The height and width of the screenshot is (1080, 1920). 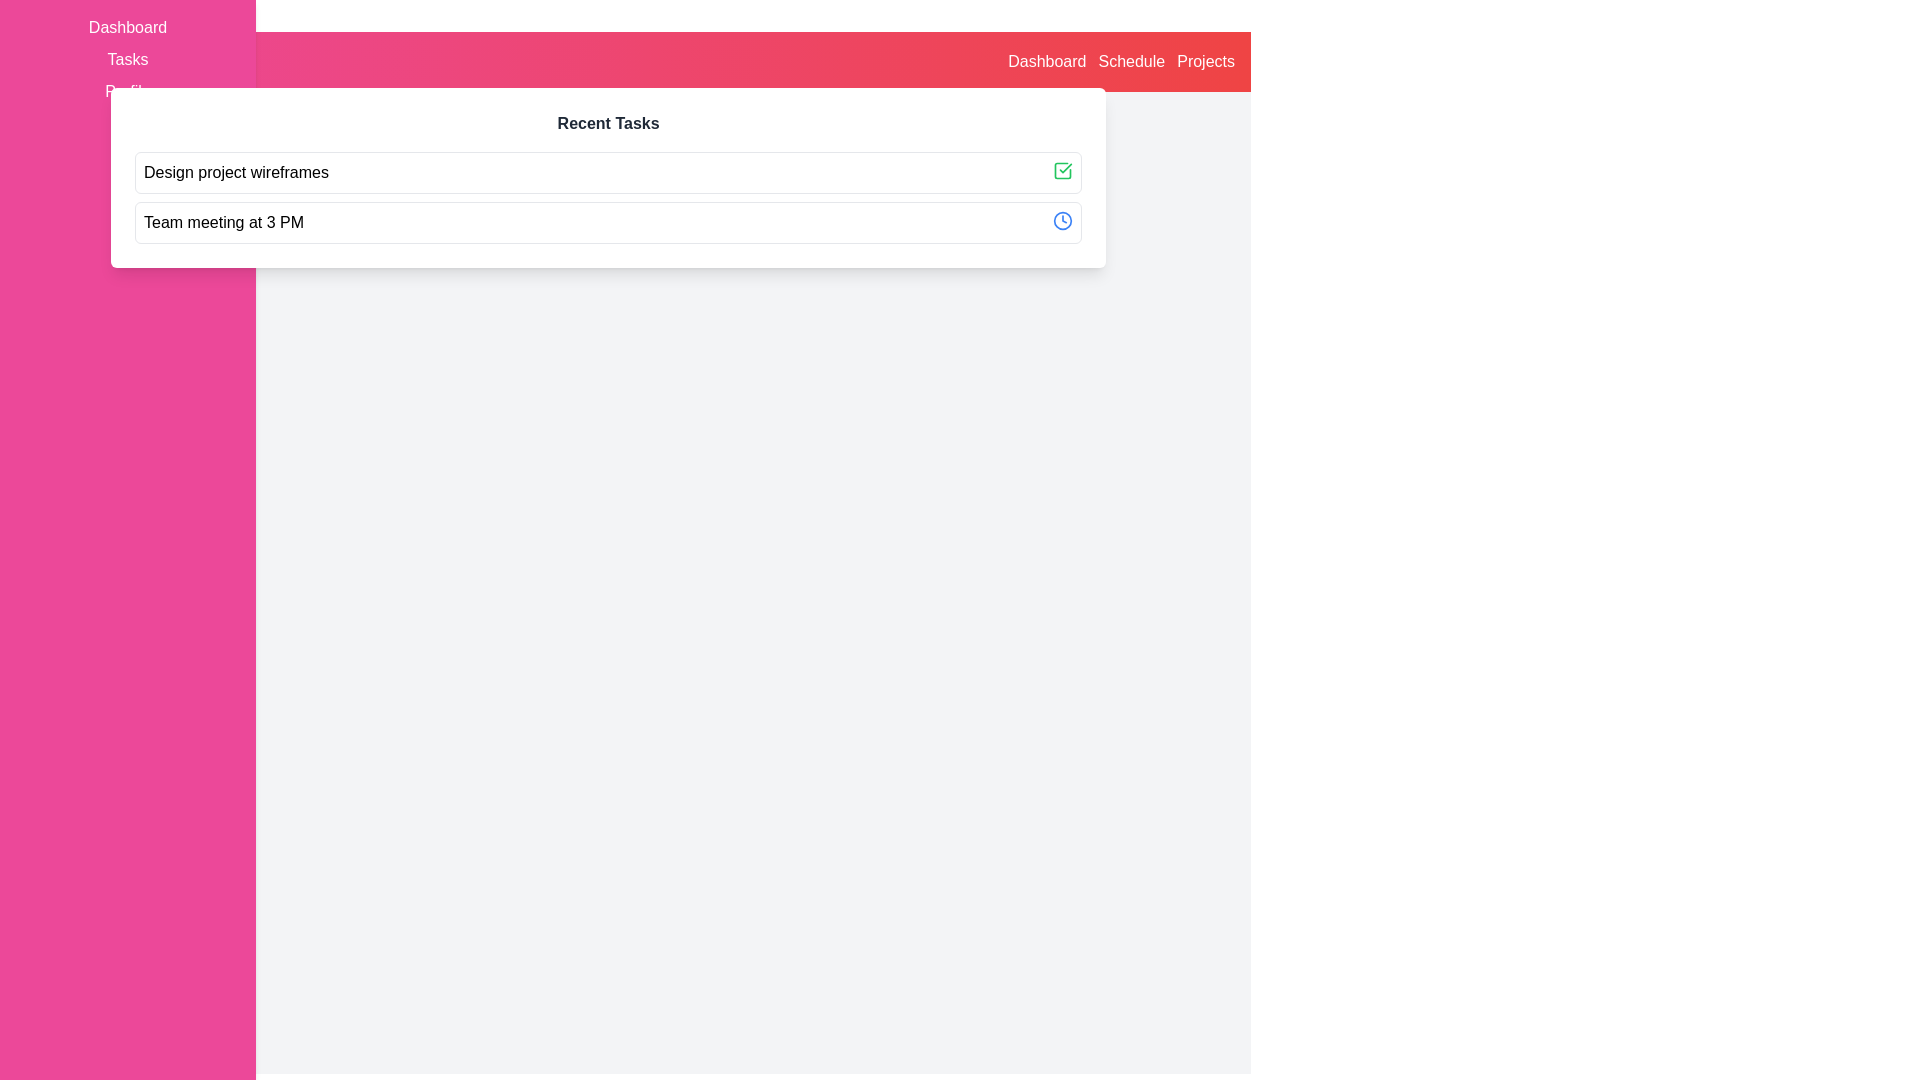 I want to click on the 'Dashboard' text link in the header navigation bar to underline the text, so click(x=1046, y=60).